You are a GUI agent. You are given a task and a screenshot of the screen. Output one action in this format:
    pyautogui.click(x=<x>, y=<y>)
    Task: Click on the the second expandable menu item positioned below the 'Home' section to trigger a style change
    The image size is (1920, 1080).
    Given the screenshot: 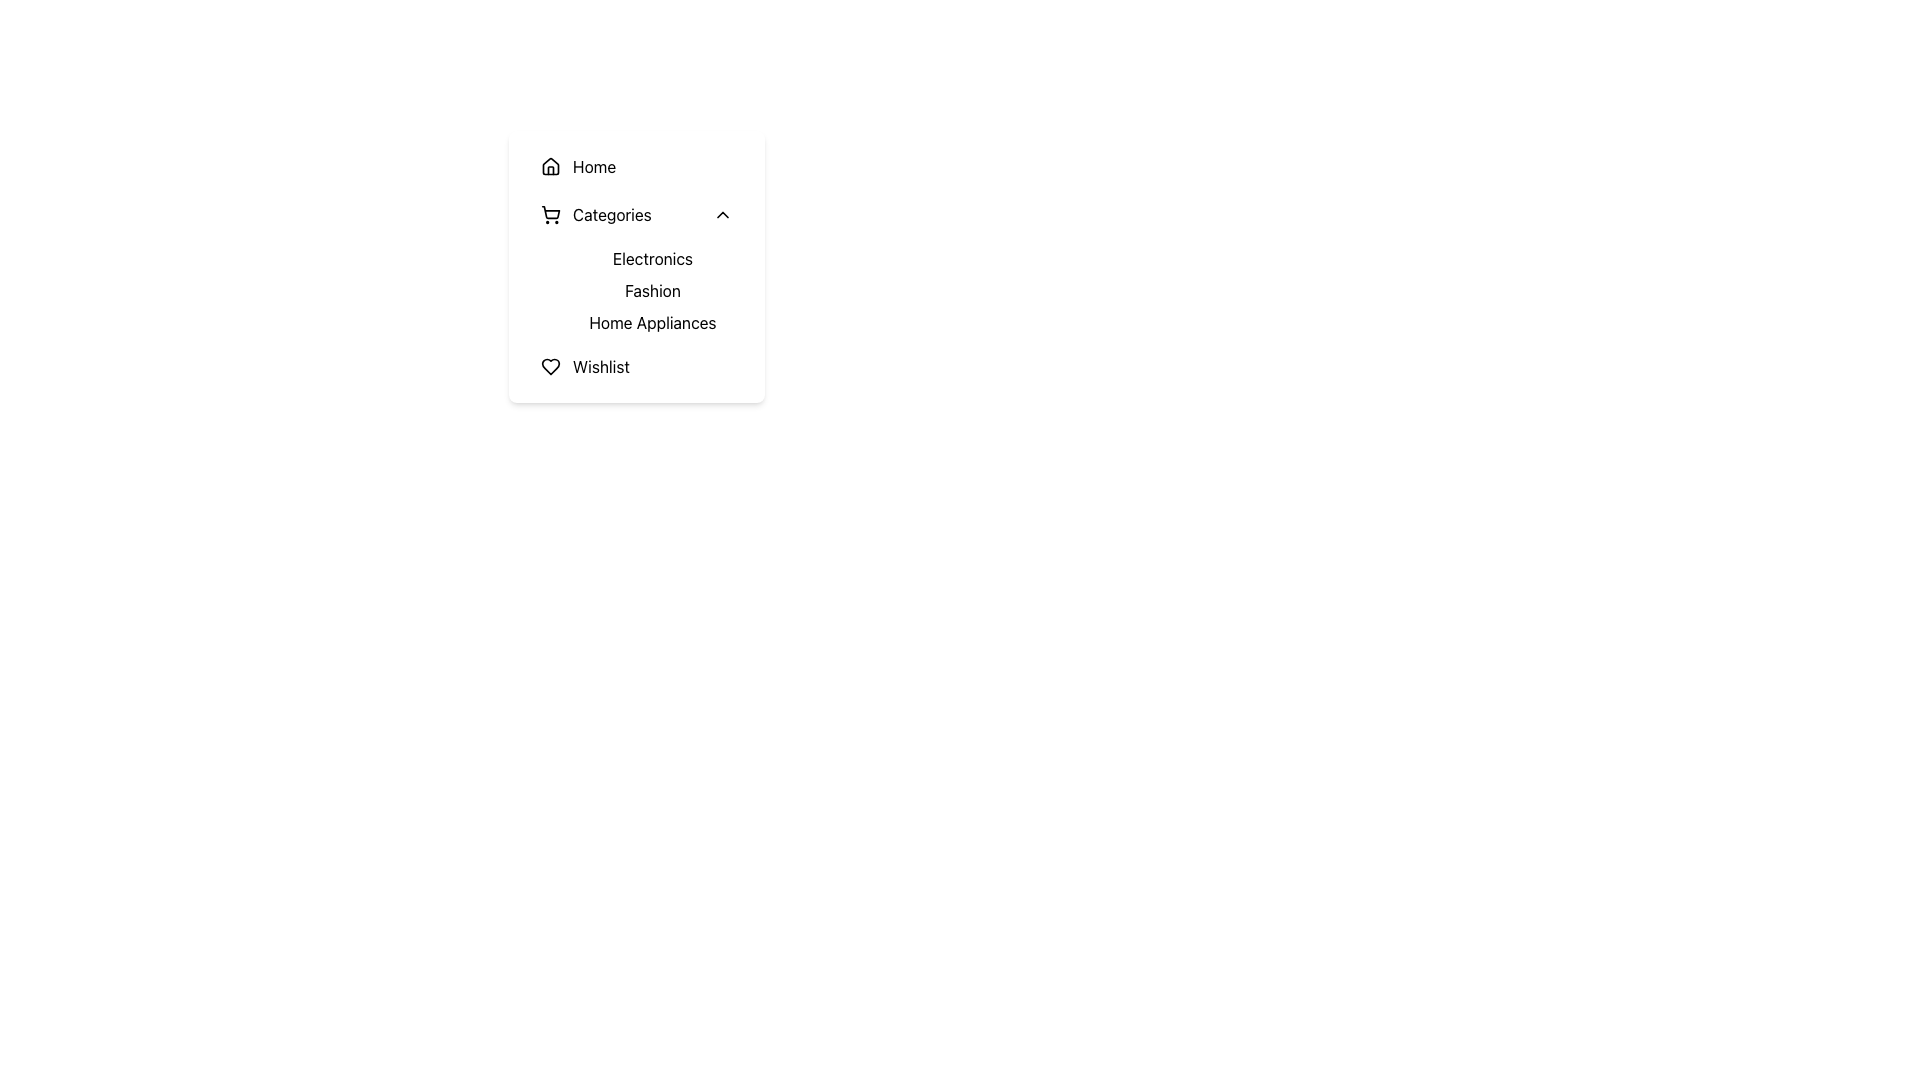 What is the action you would take?
    pyautogui.click(x=636, y=215)
    